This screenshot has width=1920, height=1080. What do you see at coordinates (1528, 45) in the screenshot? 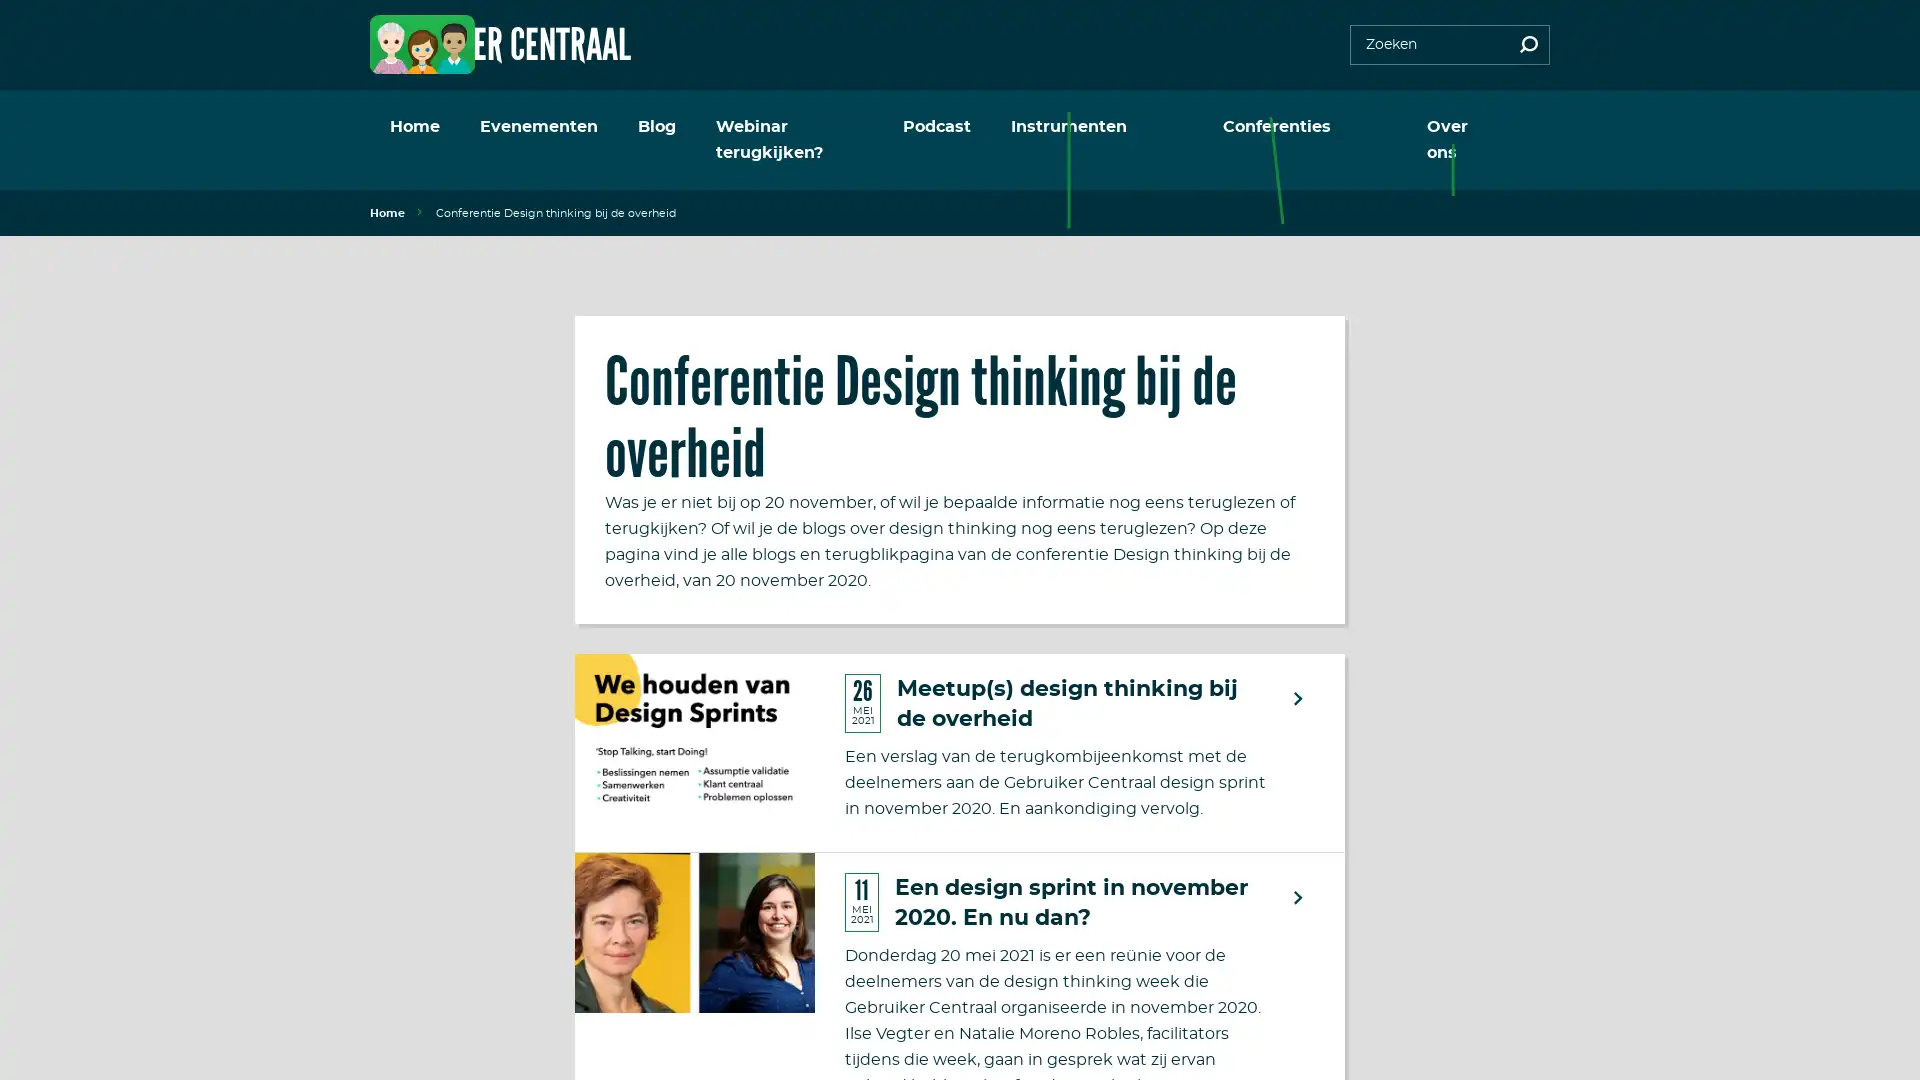
I see `Zoek` at bounding box center [1528, 45].